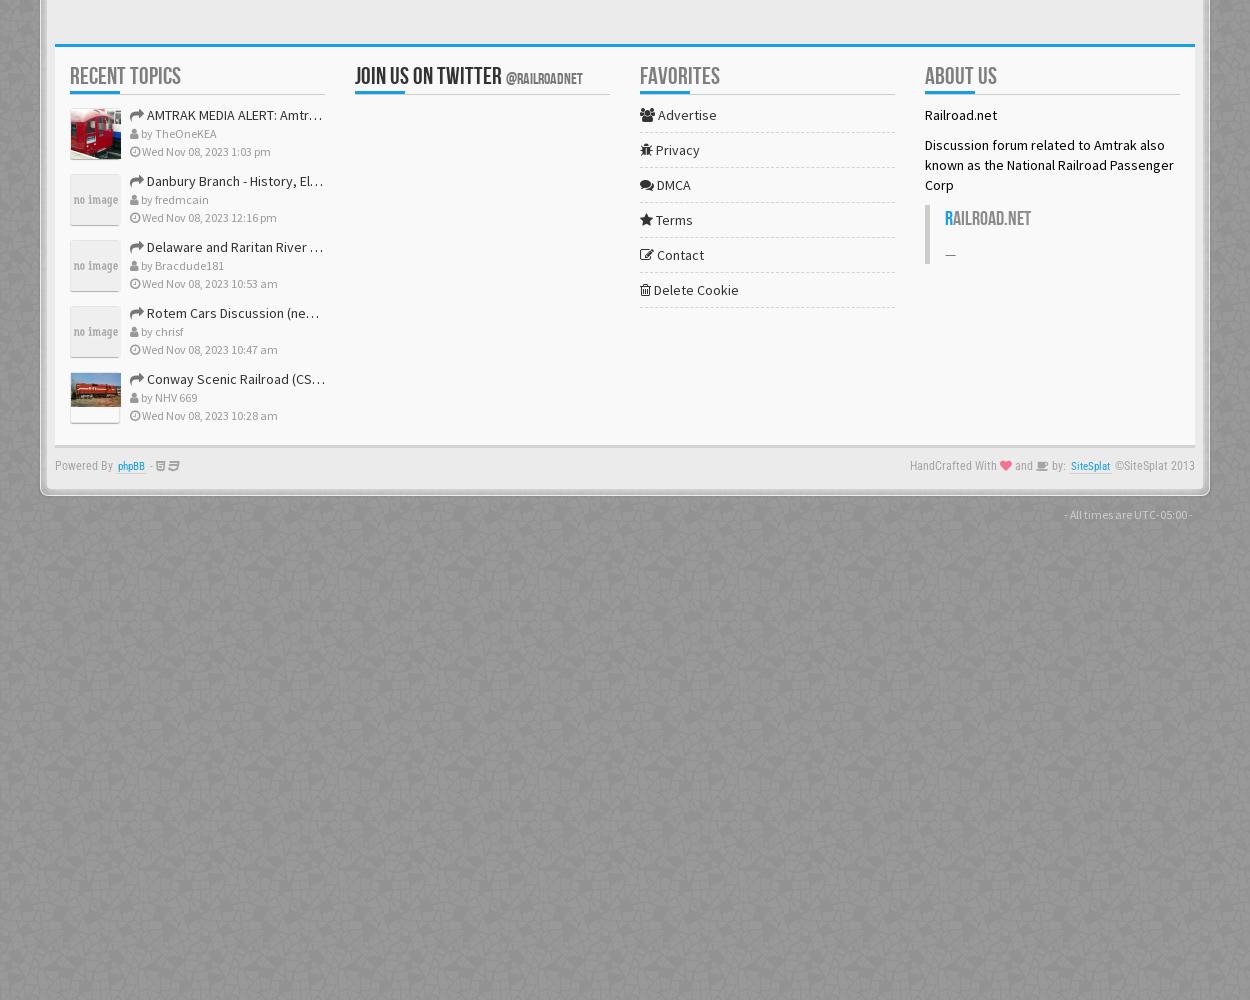 This screenshot has width=1250, height=1000. Describe the element at coordinates (1049, 165) in the screenshot. I see `'Discussion forum related to Amtrak also known as the National Railroad Passenger Corp'` at that location.